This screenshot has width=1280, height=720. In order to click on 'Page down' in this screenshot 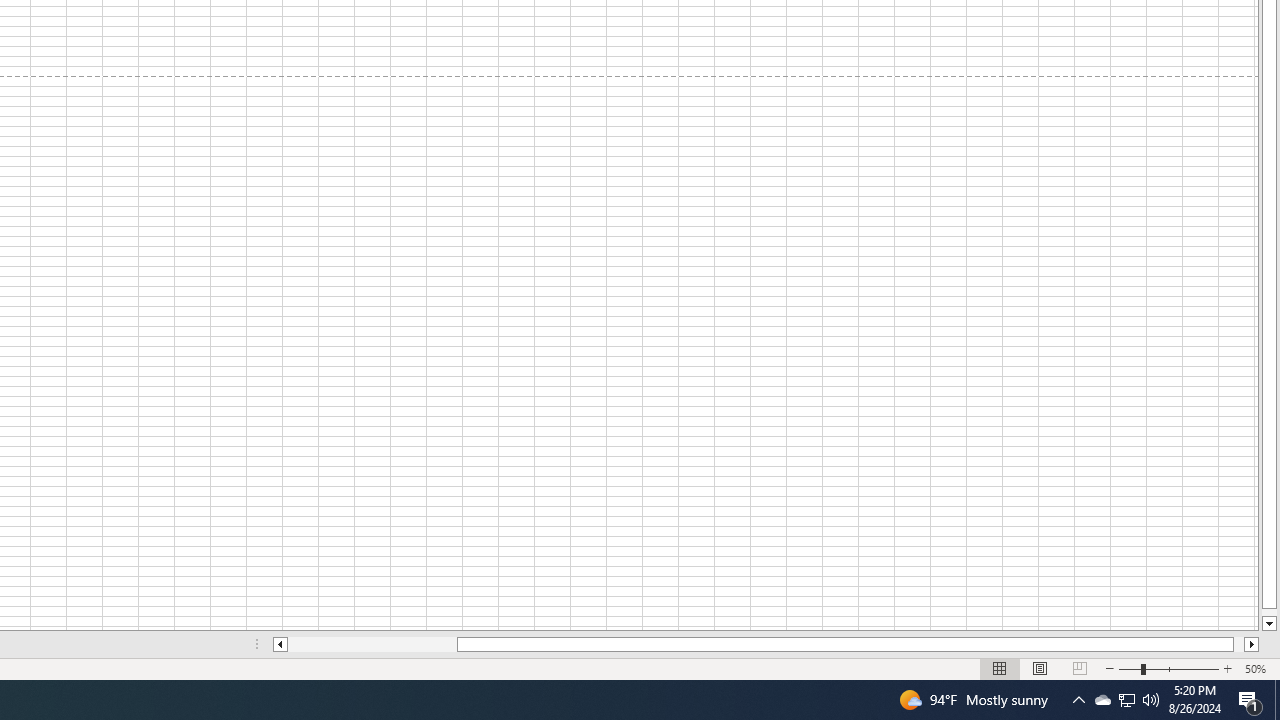, I will do `click(1268, 611)`.